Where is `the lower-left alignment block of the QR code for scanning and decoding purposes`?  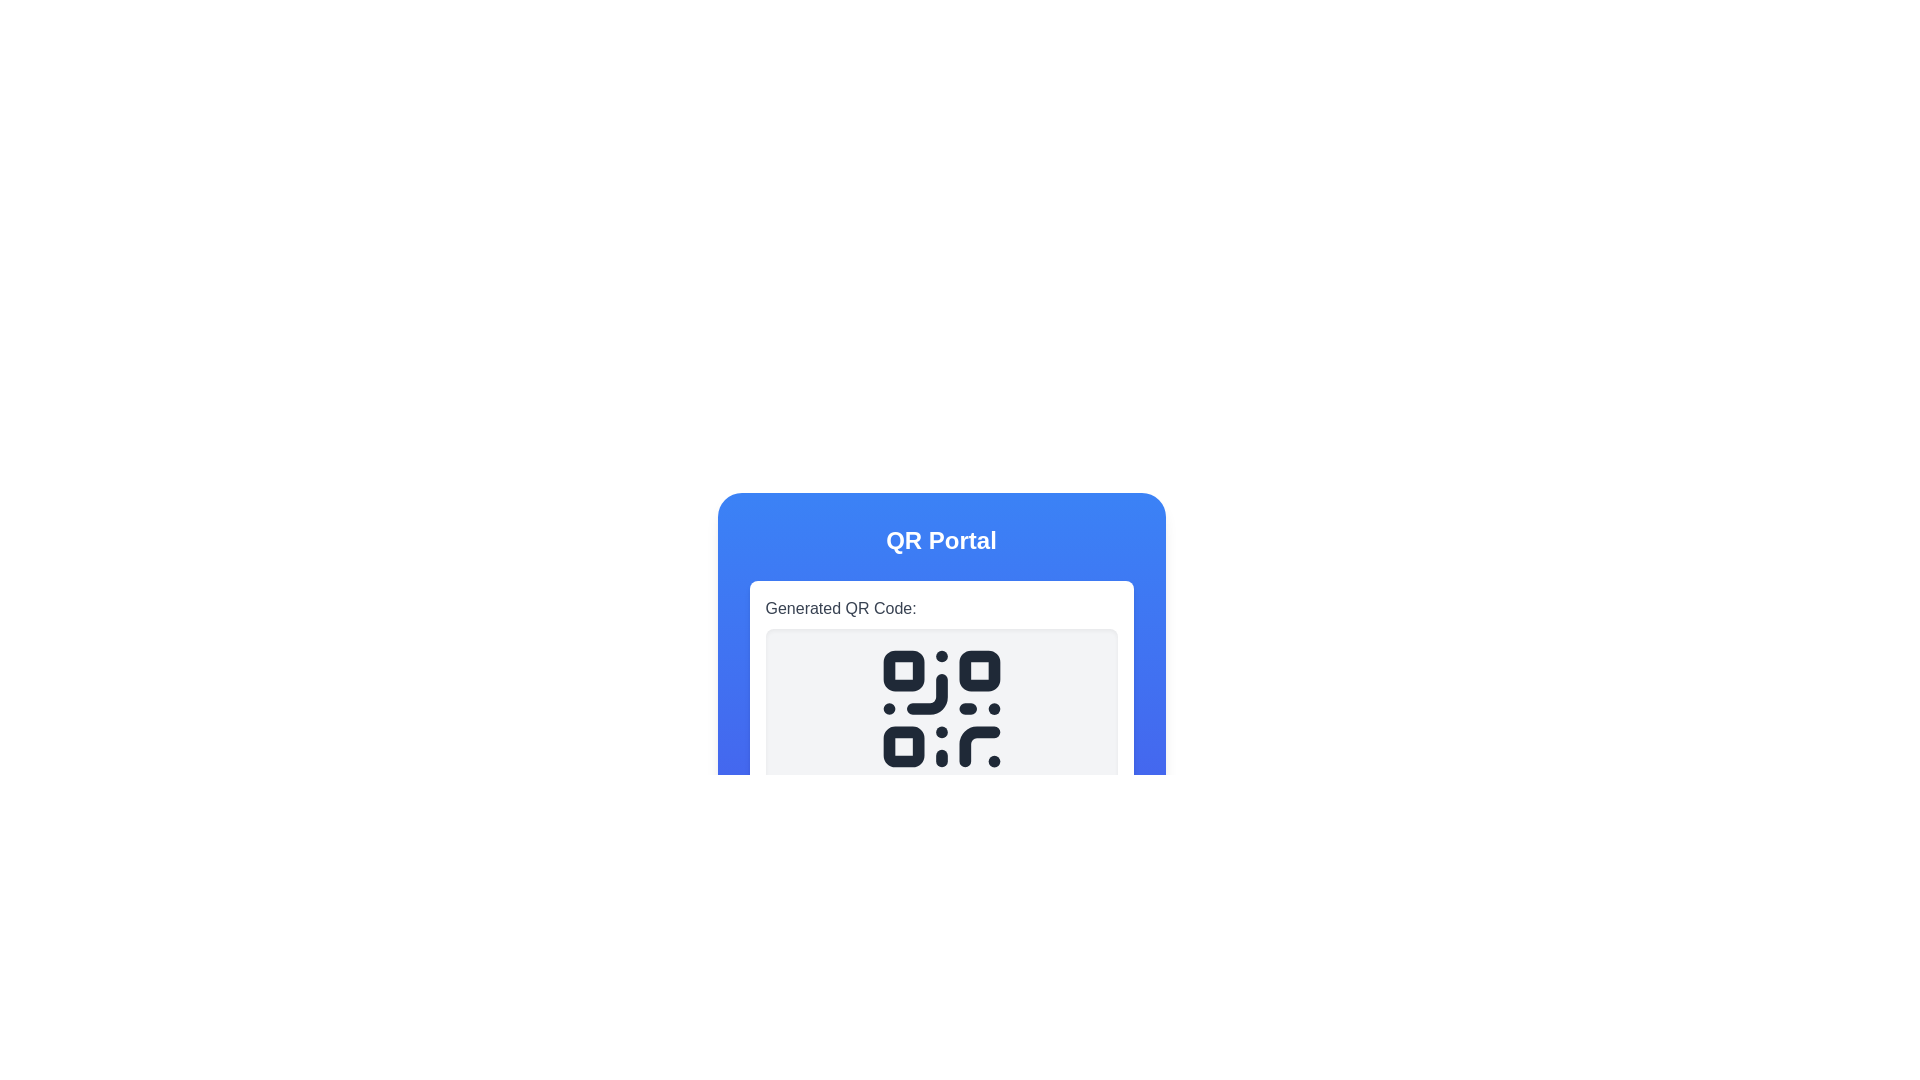 the lower-left alignment block of the QR code for scanning and decoding purposes is located at coordinates (902, 746).